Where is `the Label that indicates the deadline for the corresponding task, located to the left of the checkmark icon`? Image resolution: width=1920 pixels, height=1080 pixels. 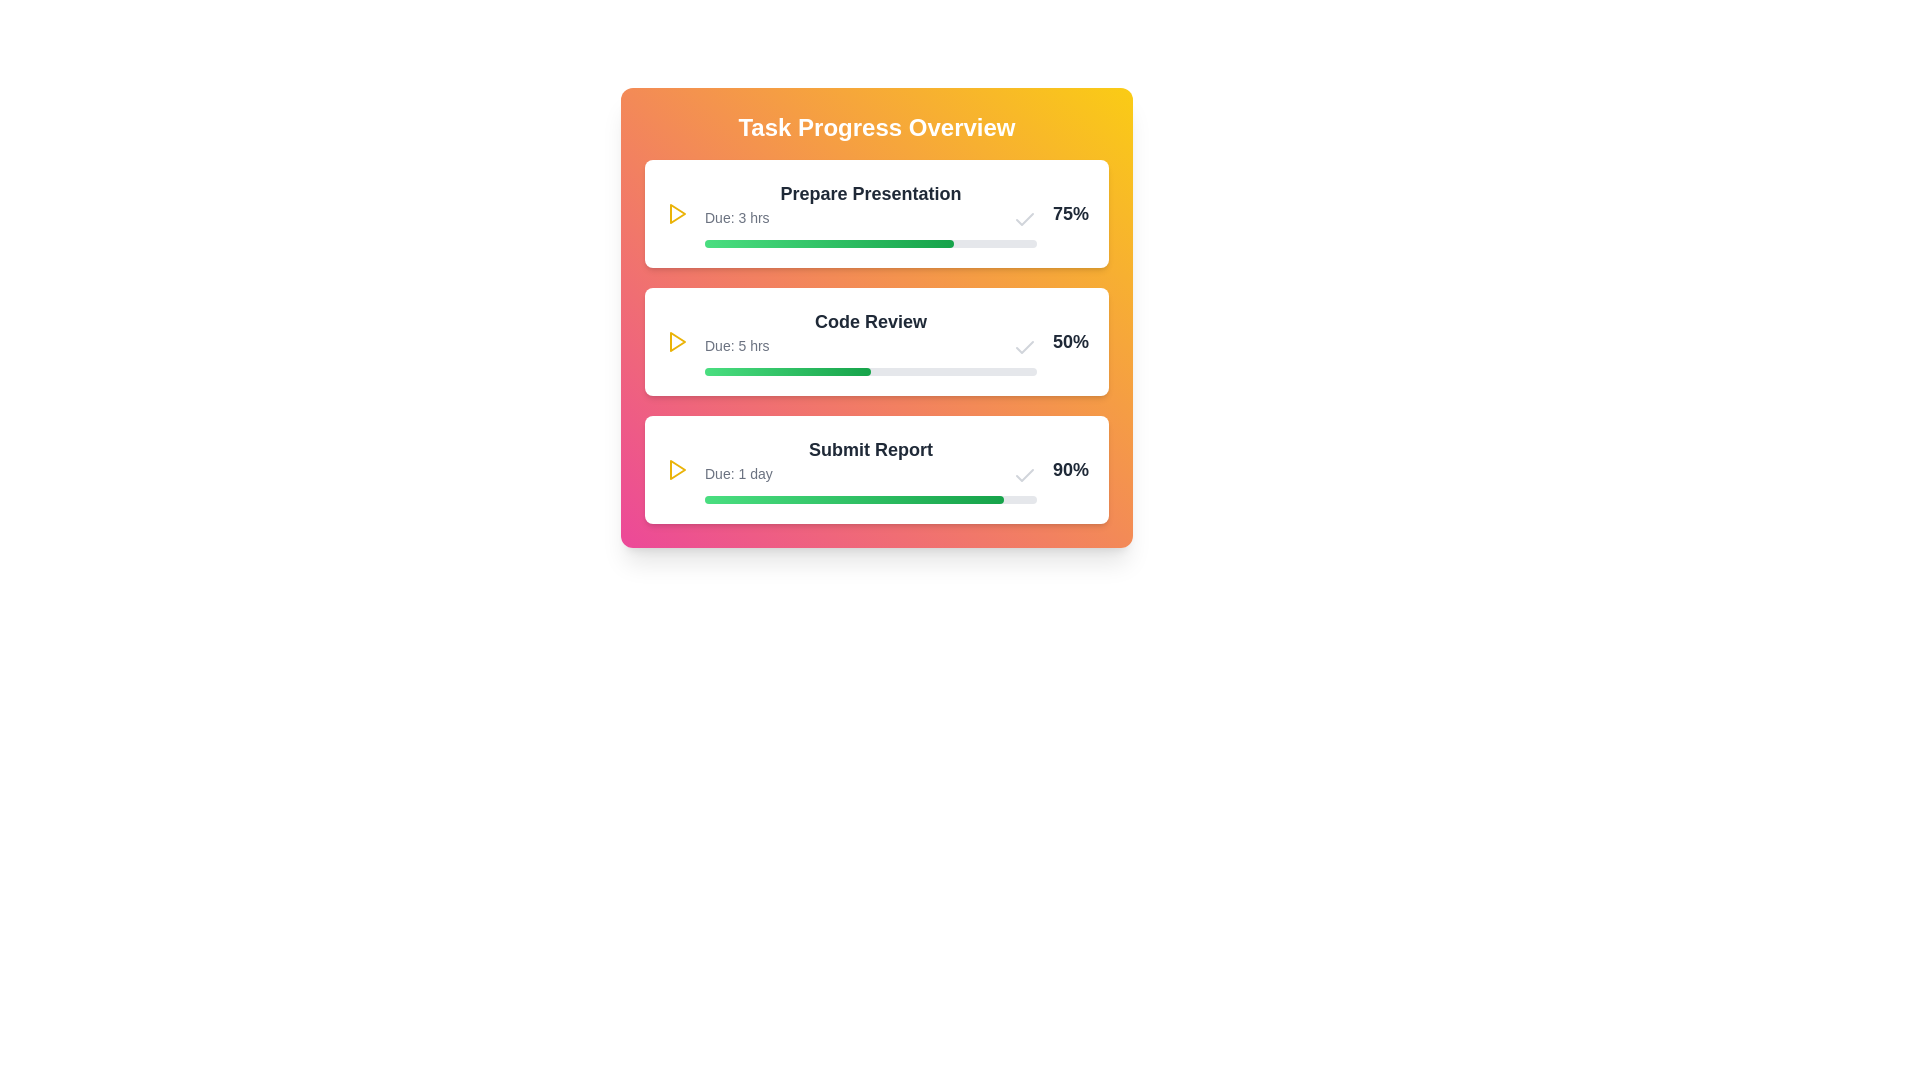 the Label that indicates the deadline for the corresponding task, located to the left of the checkmark icon is located at coordinates (736, 219).